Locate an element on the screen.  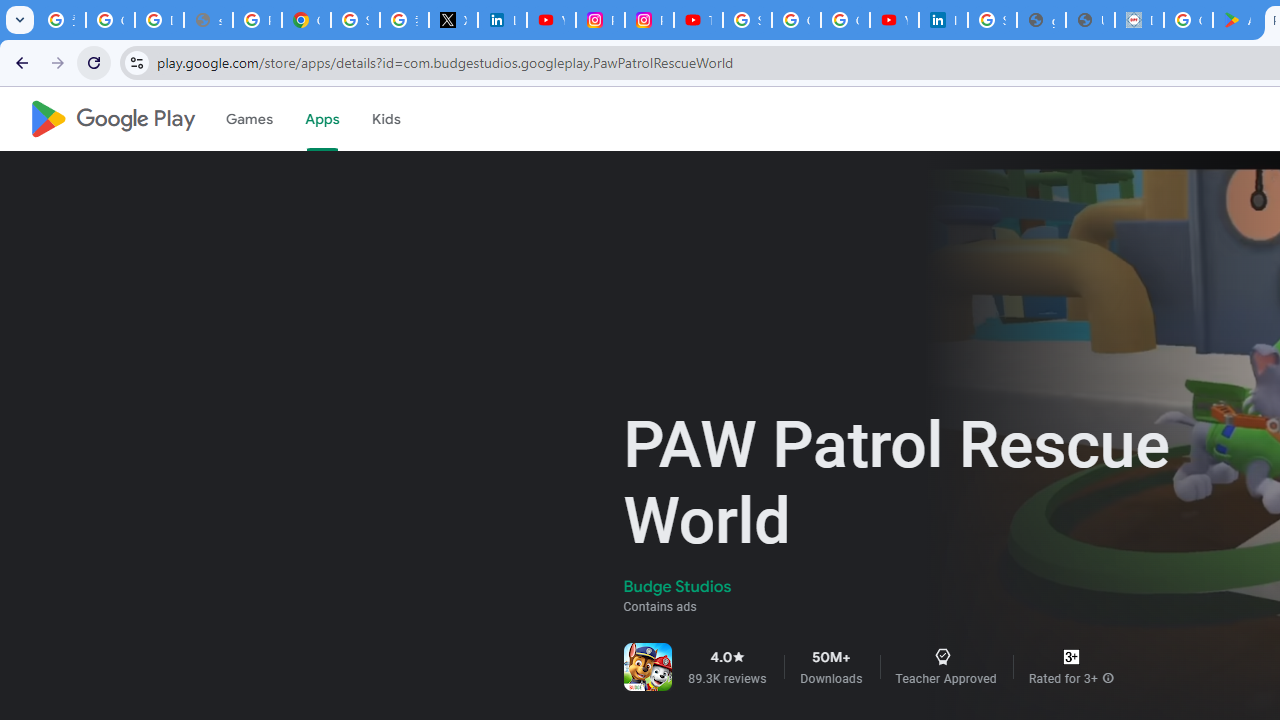
'Kids' is located at coordinates (385, 119).